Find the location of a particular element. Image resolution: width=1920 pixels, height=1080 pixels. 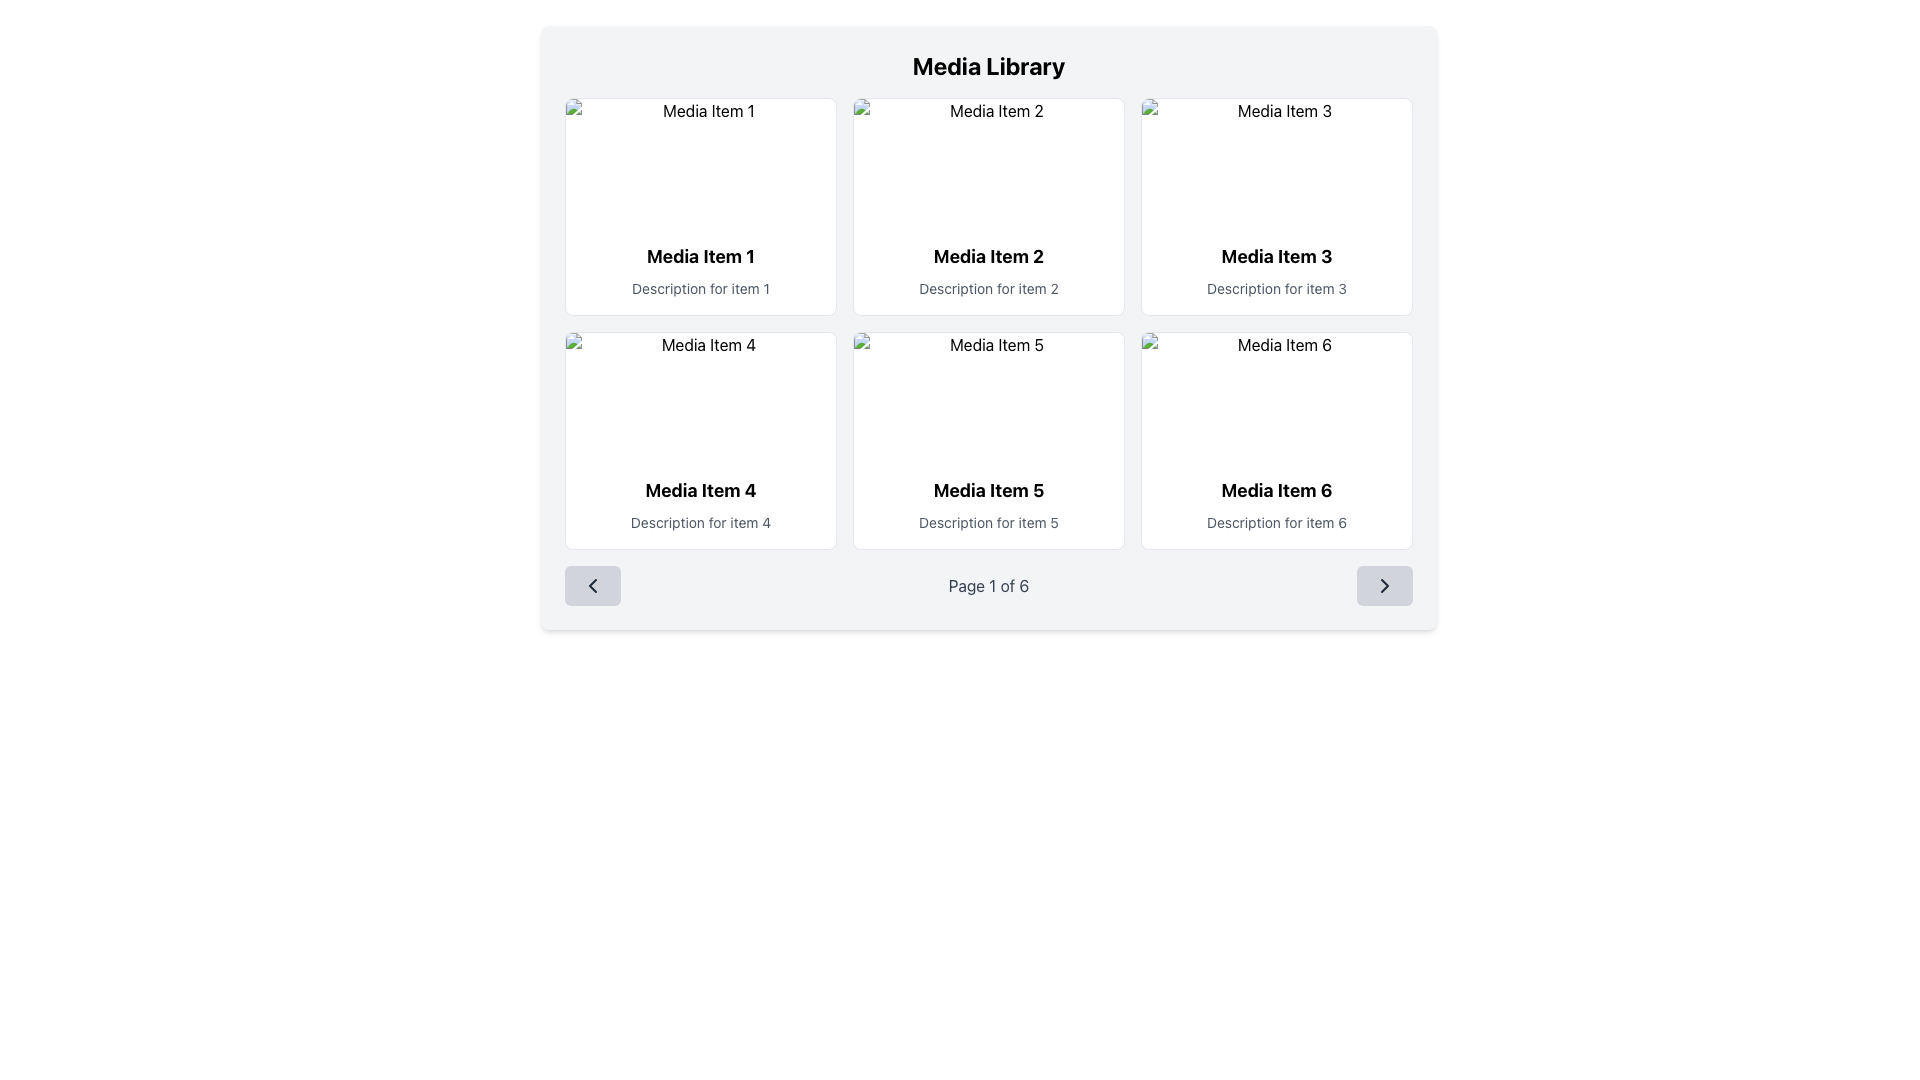

the card element displaying 'Media Item 5' with a white background and rounded corners, located in the middle column of the bottom row in a 3-column grid layout is located at coordinates (988, 439).